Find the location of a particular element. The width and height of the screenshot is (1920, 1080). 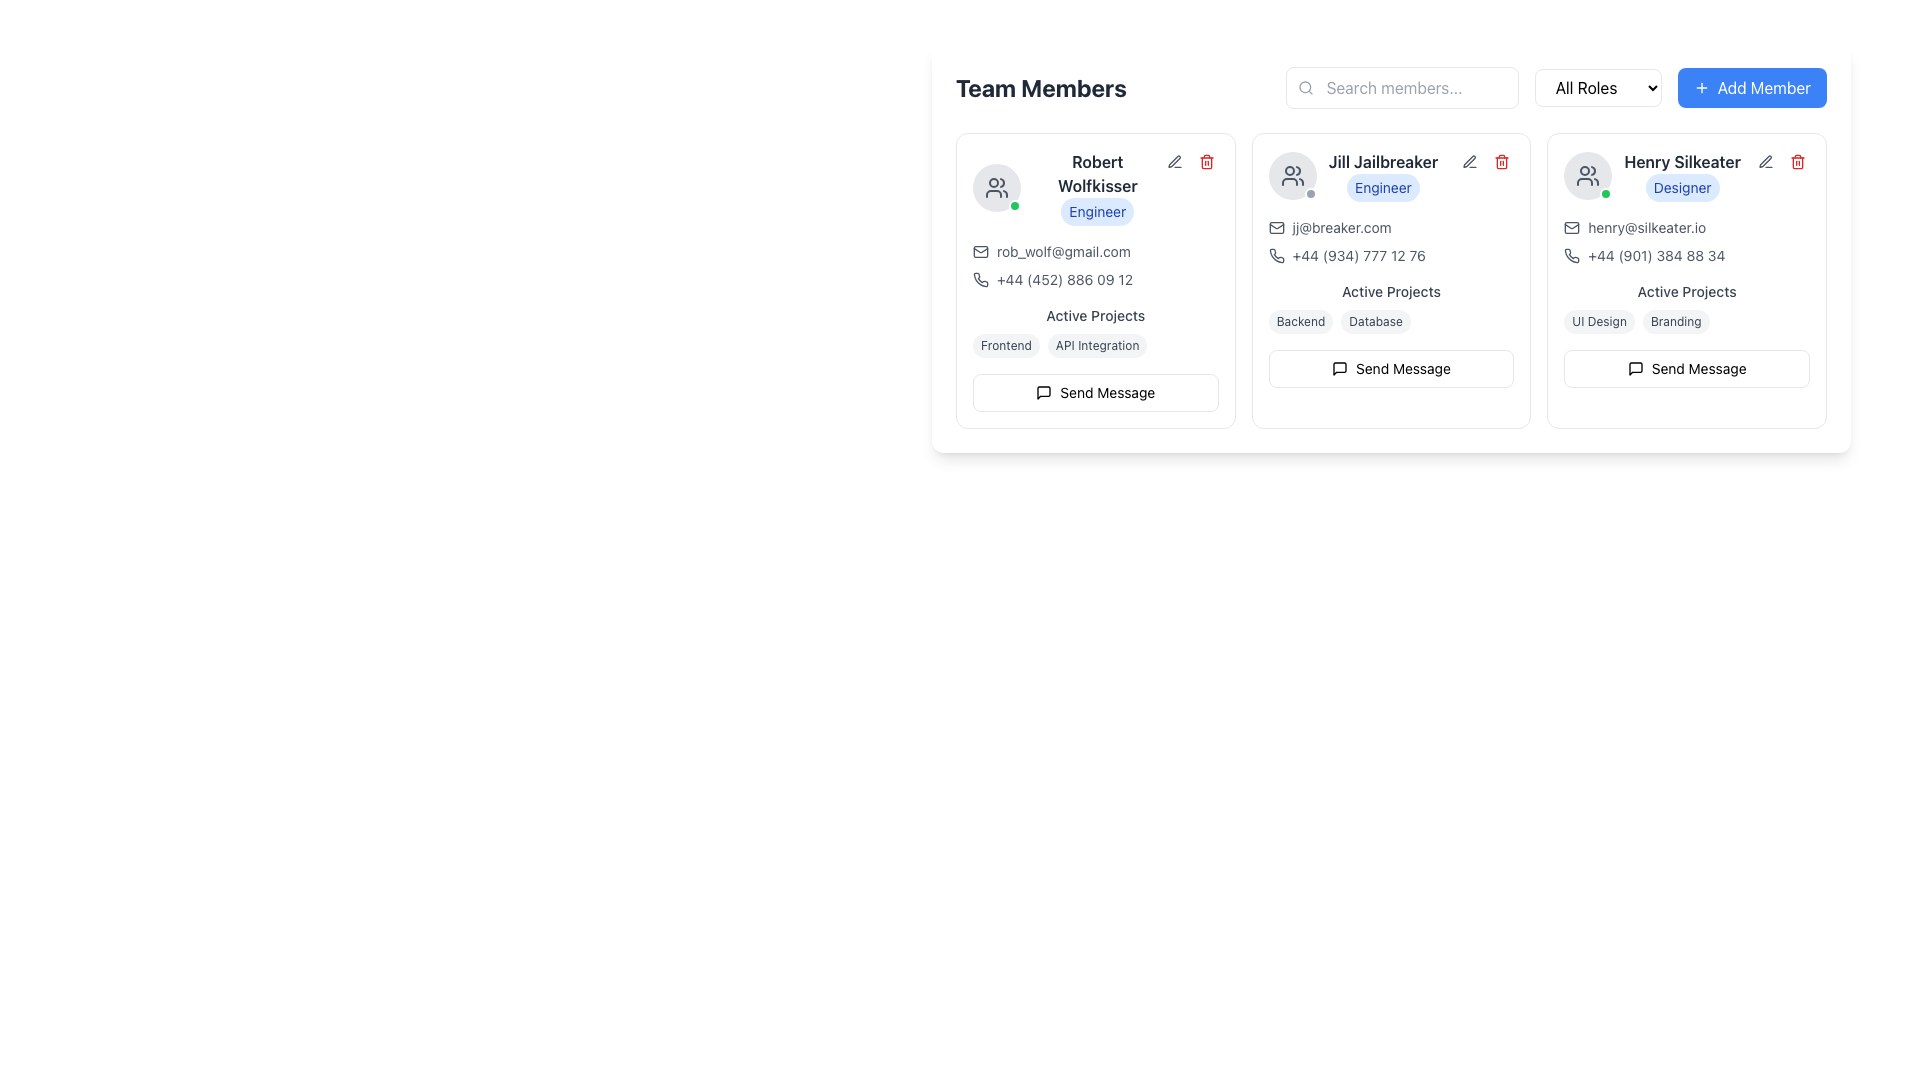

the icon button for initiating a phone call or accessing additional information related to Henry Silkeater's contact details is located at coordinates (1571, 254).